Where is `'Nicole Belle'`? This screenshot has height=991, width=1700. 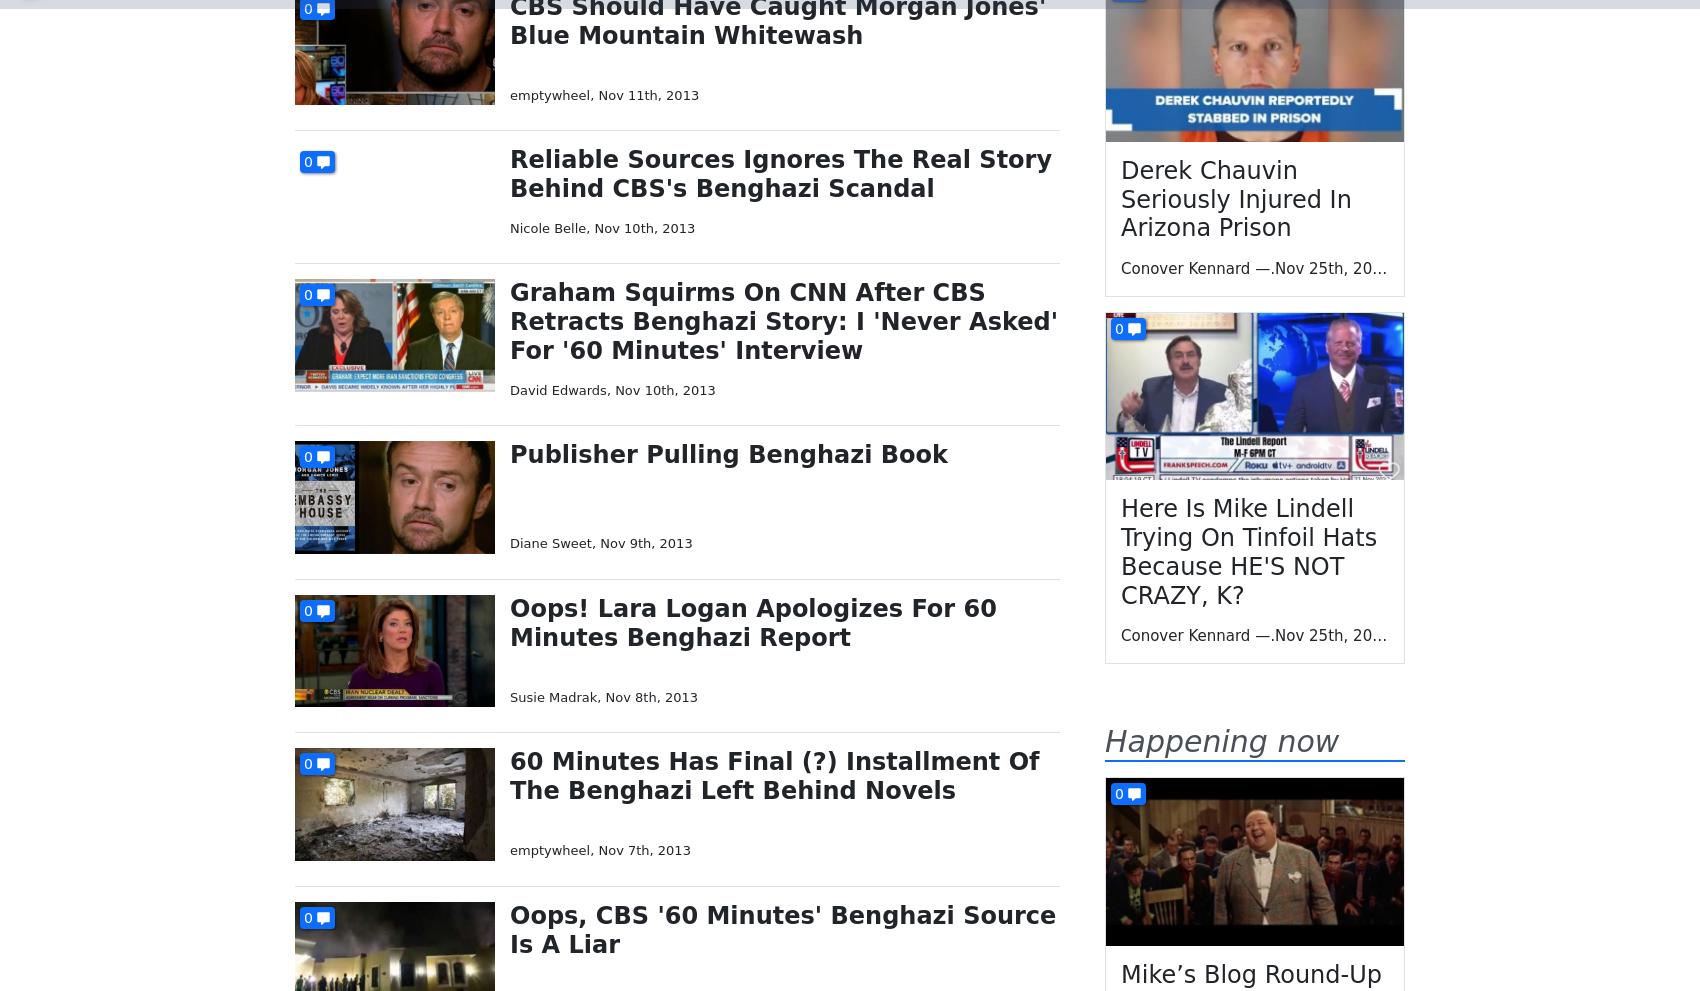
'Nicole Belle' is located at coordinates (547, 227).